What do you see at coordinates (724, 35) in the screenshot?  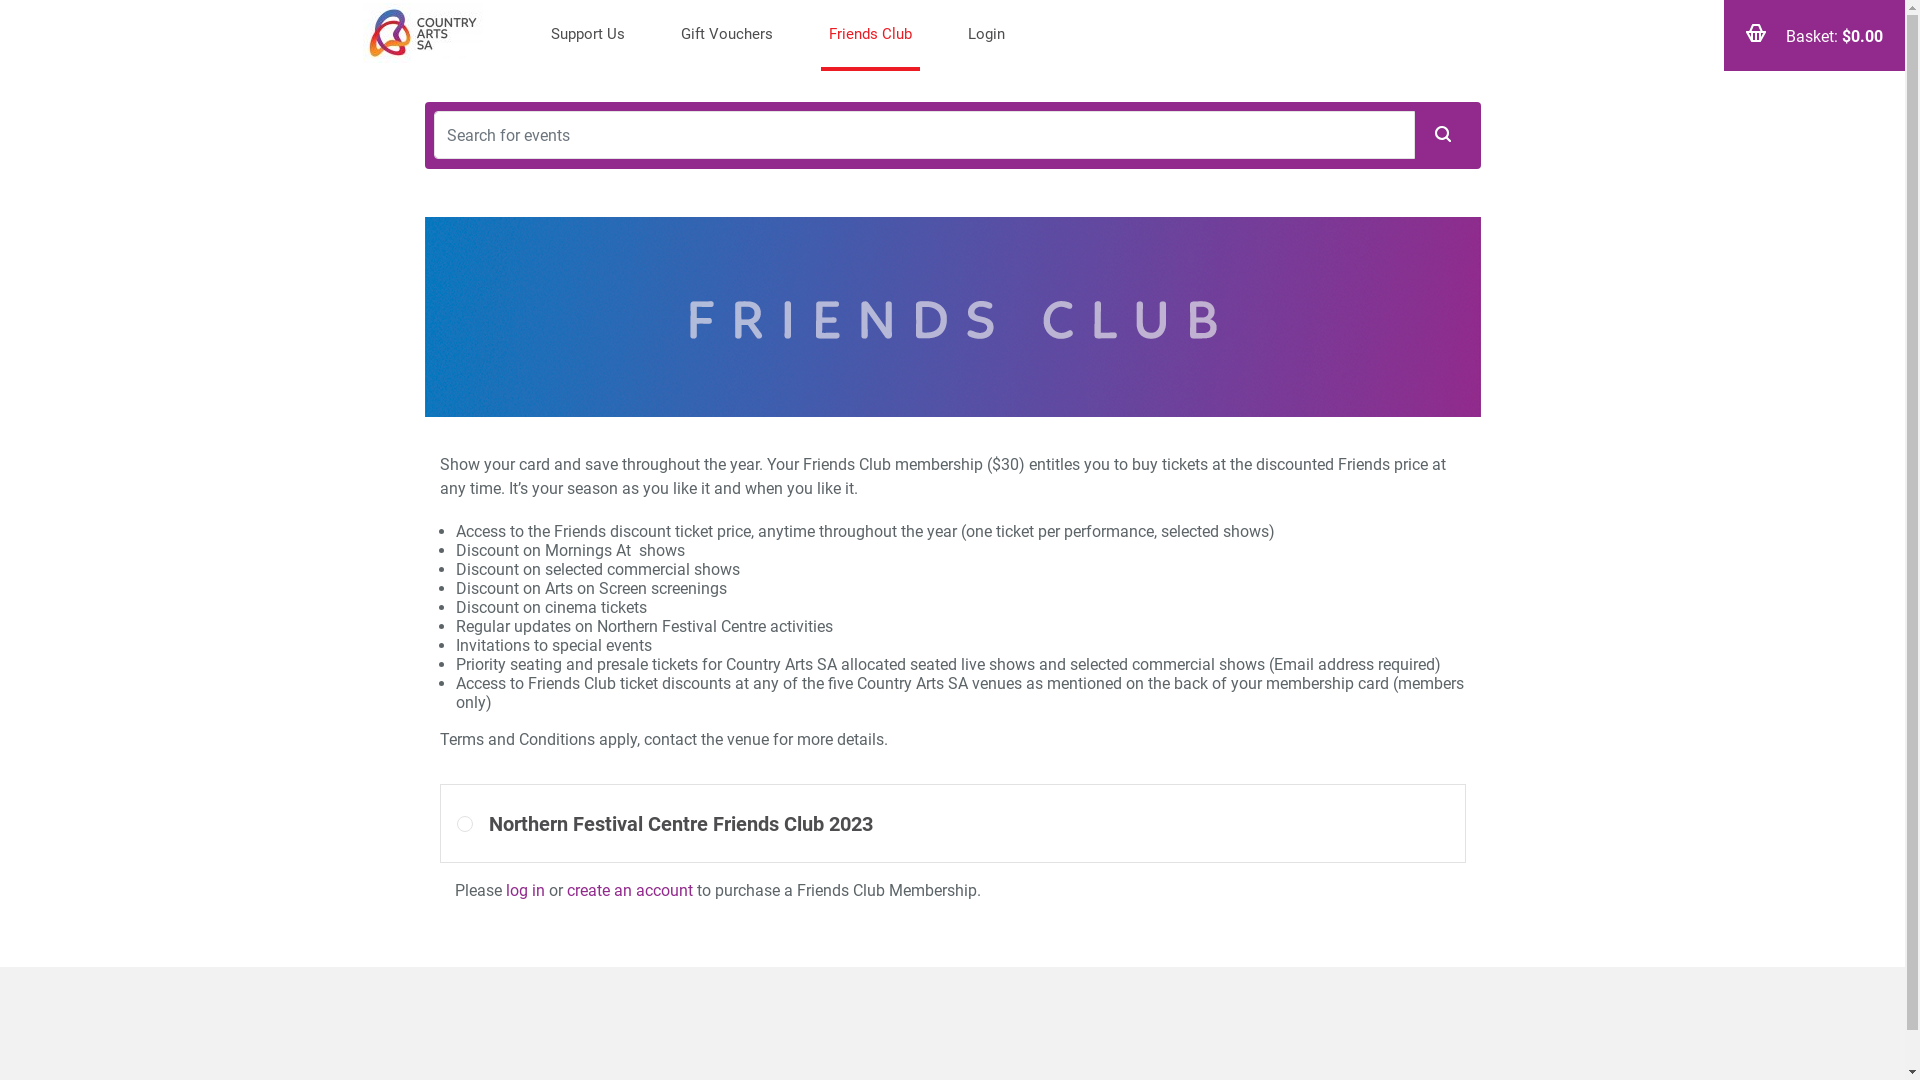 I see `'Gift Vouchers'` at bounding box center [724, 35].